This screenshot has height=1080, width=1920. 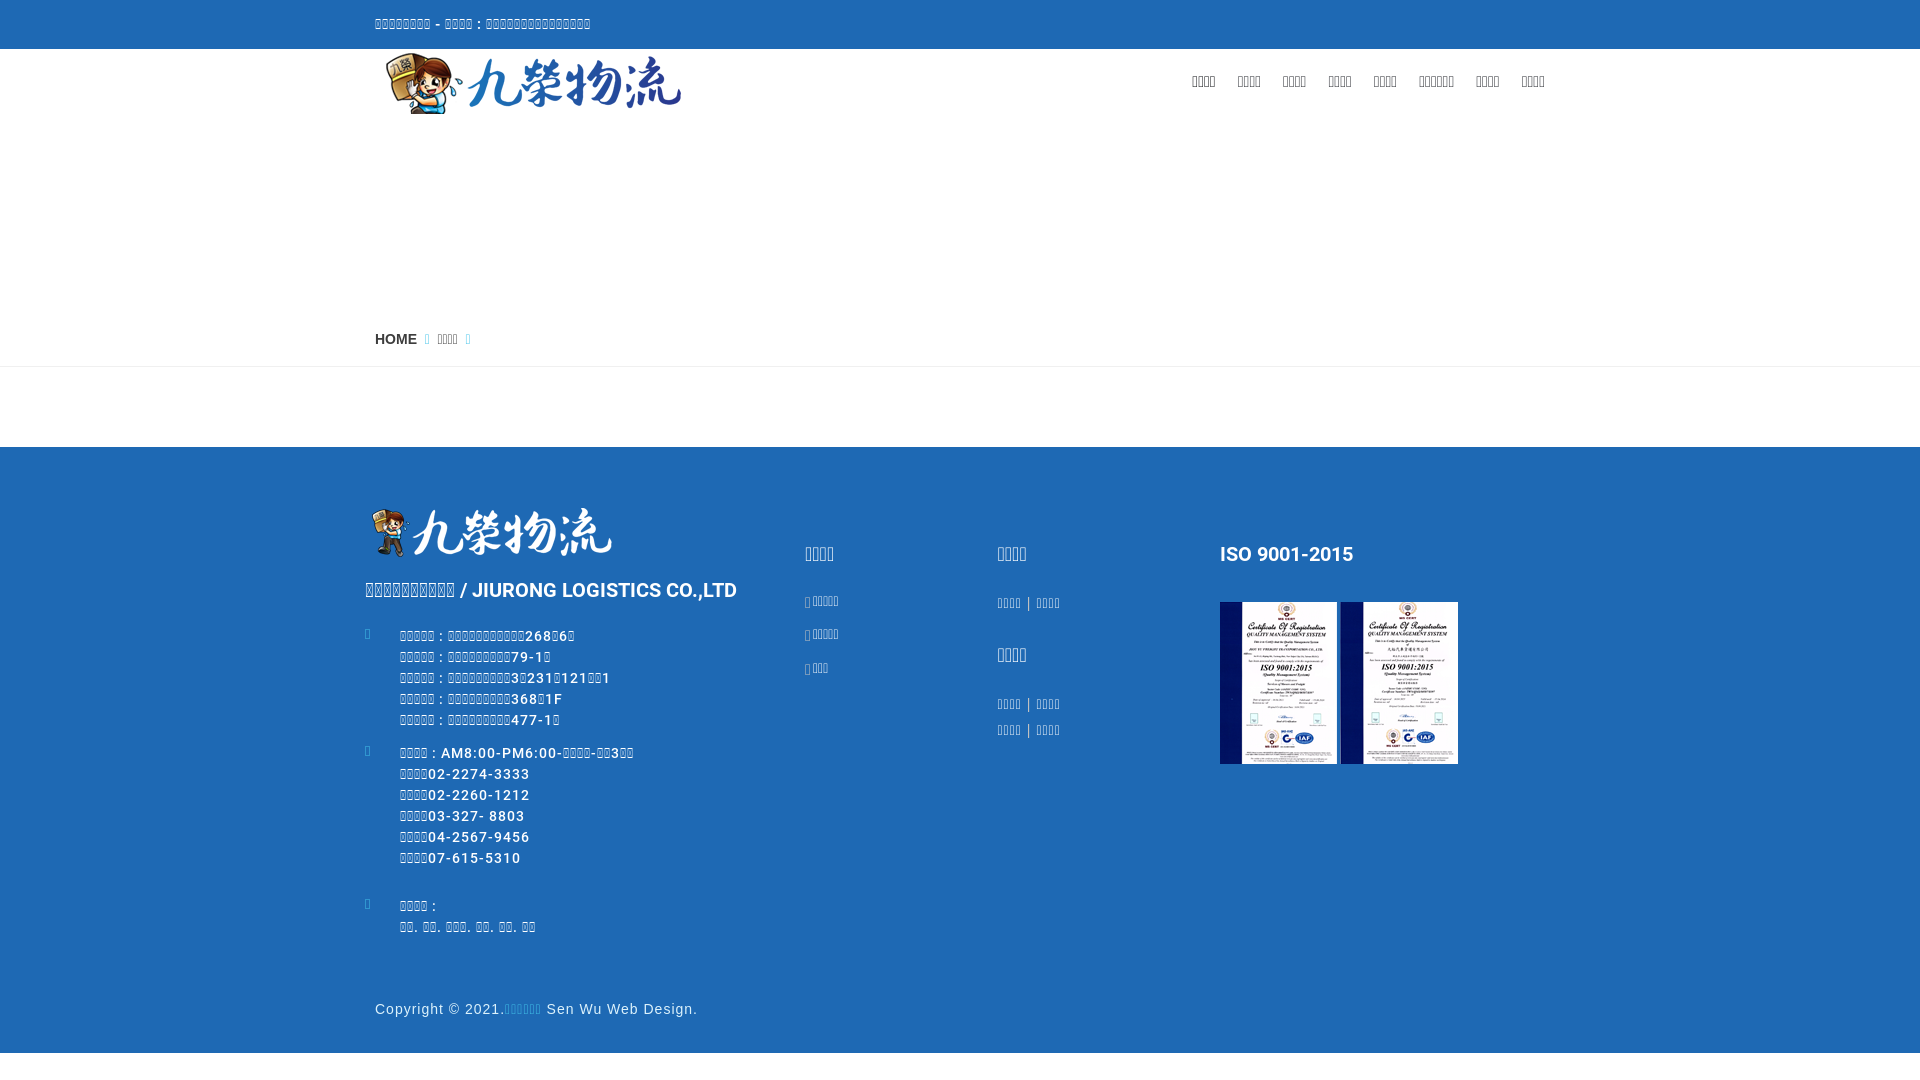 I want to click on 'HOME', so click(x=395, y=338).